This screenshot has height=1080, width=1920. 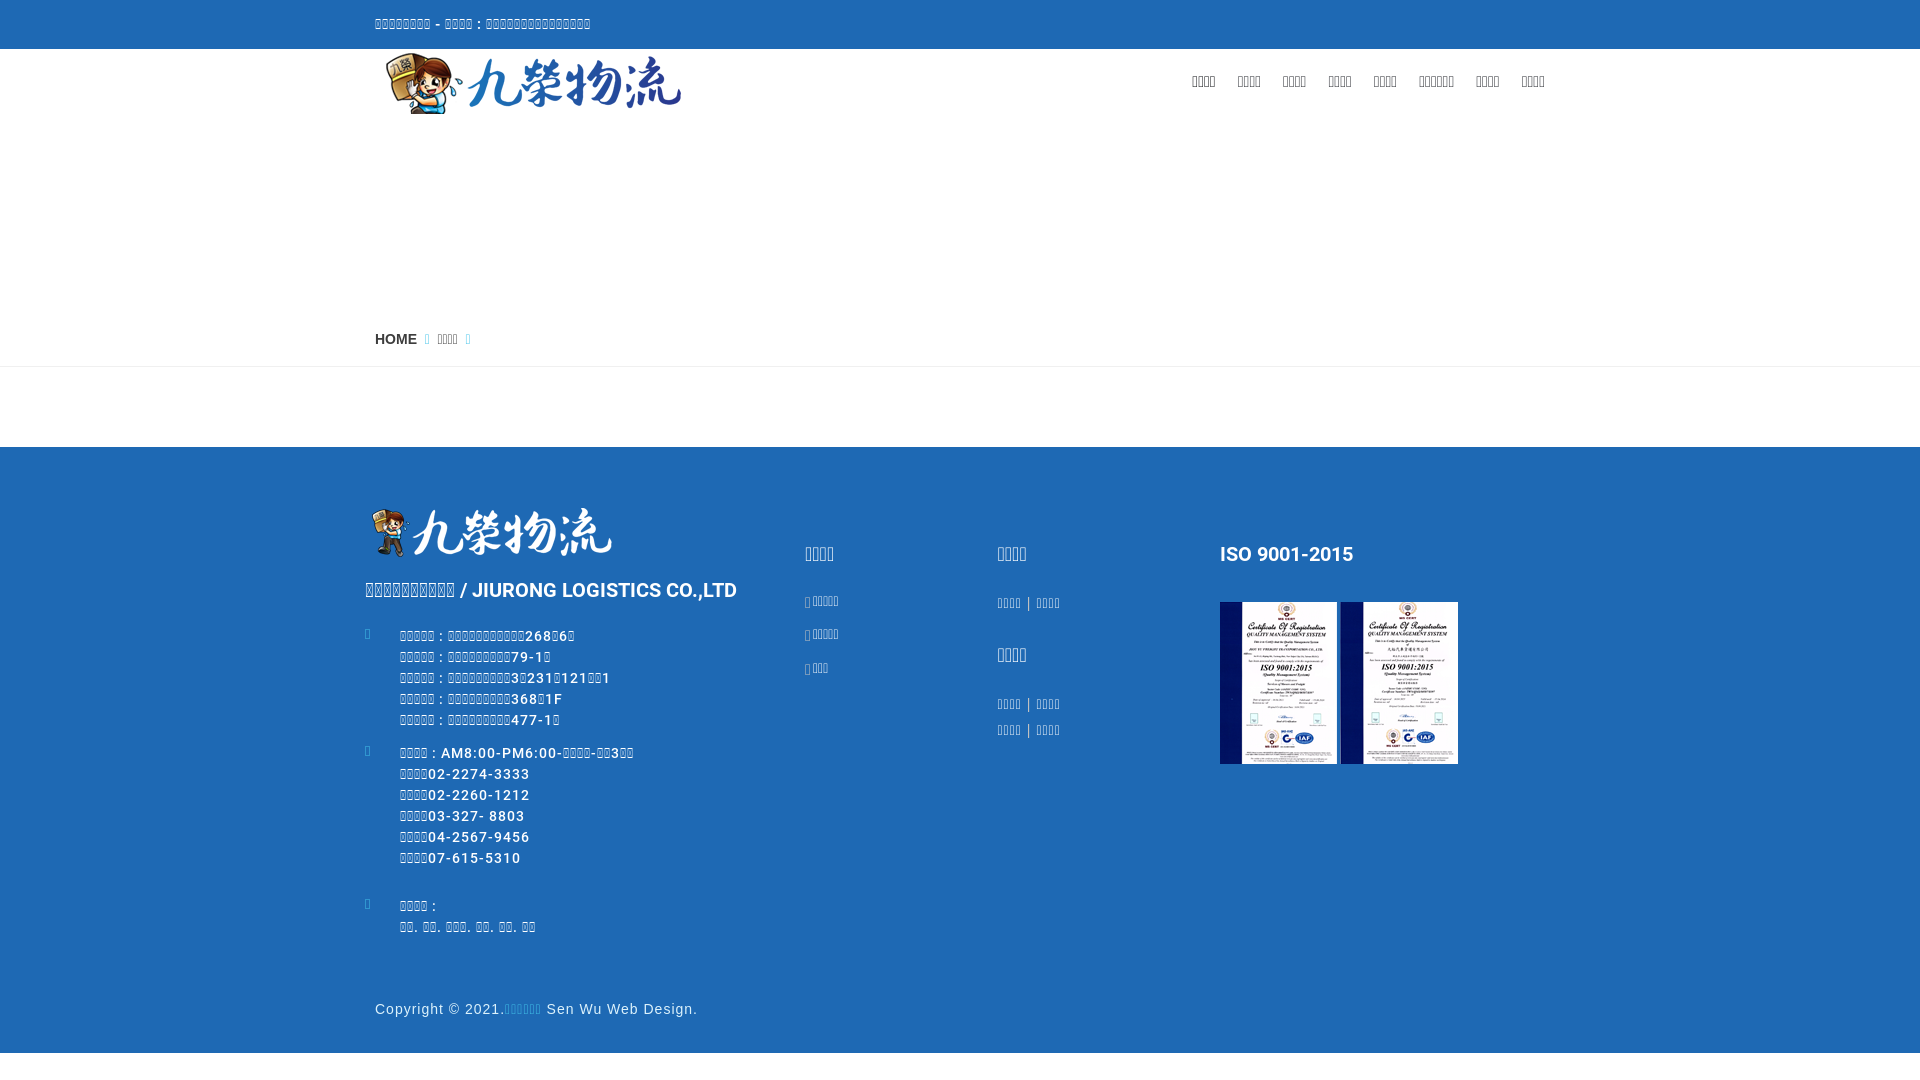 I want to click on 'HOME', so click(x=395, y=338).